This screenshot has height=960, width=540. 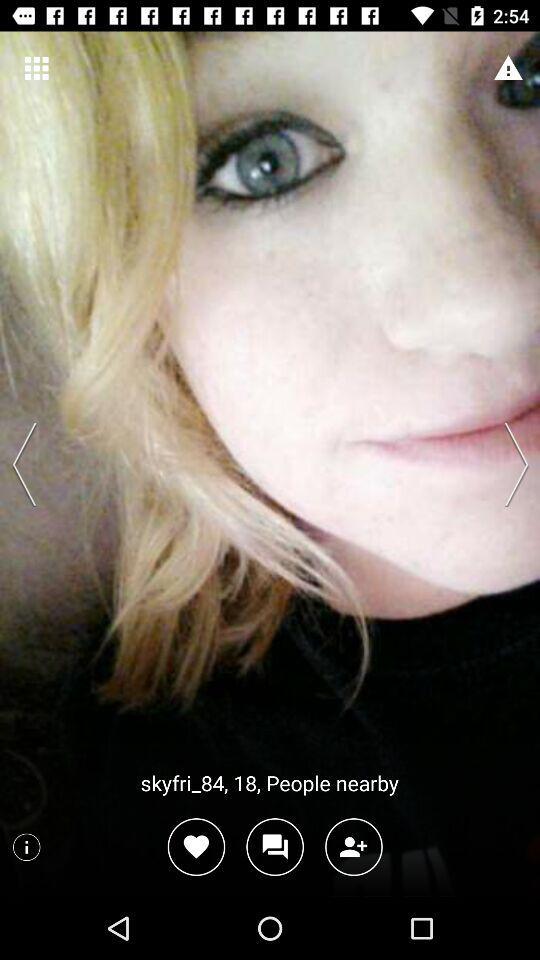 What do you see at coordinates (510, 464) in the screenshot?
I see `the arrow_forward icon` at bounding box center [510, 464].